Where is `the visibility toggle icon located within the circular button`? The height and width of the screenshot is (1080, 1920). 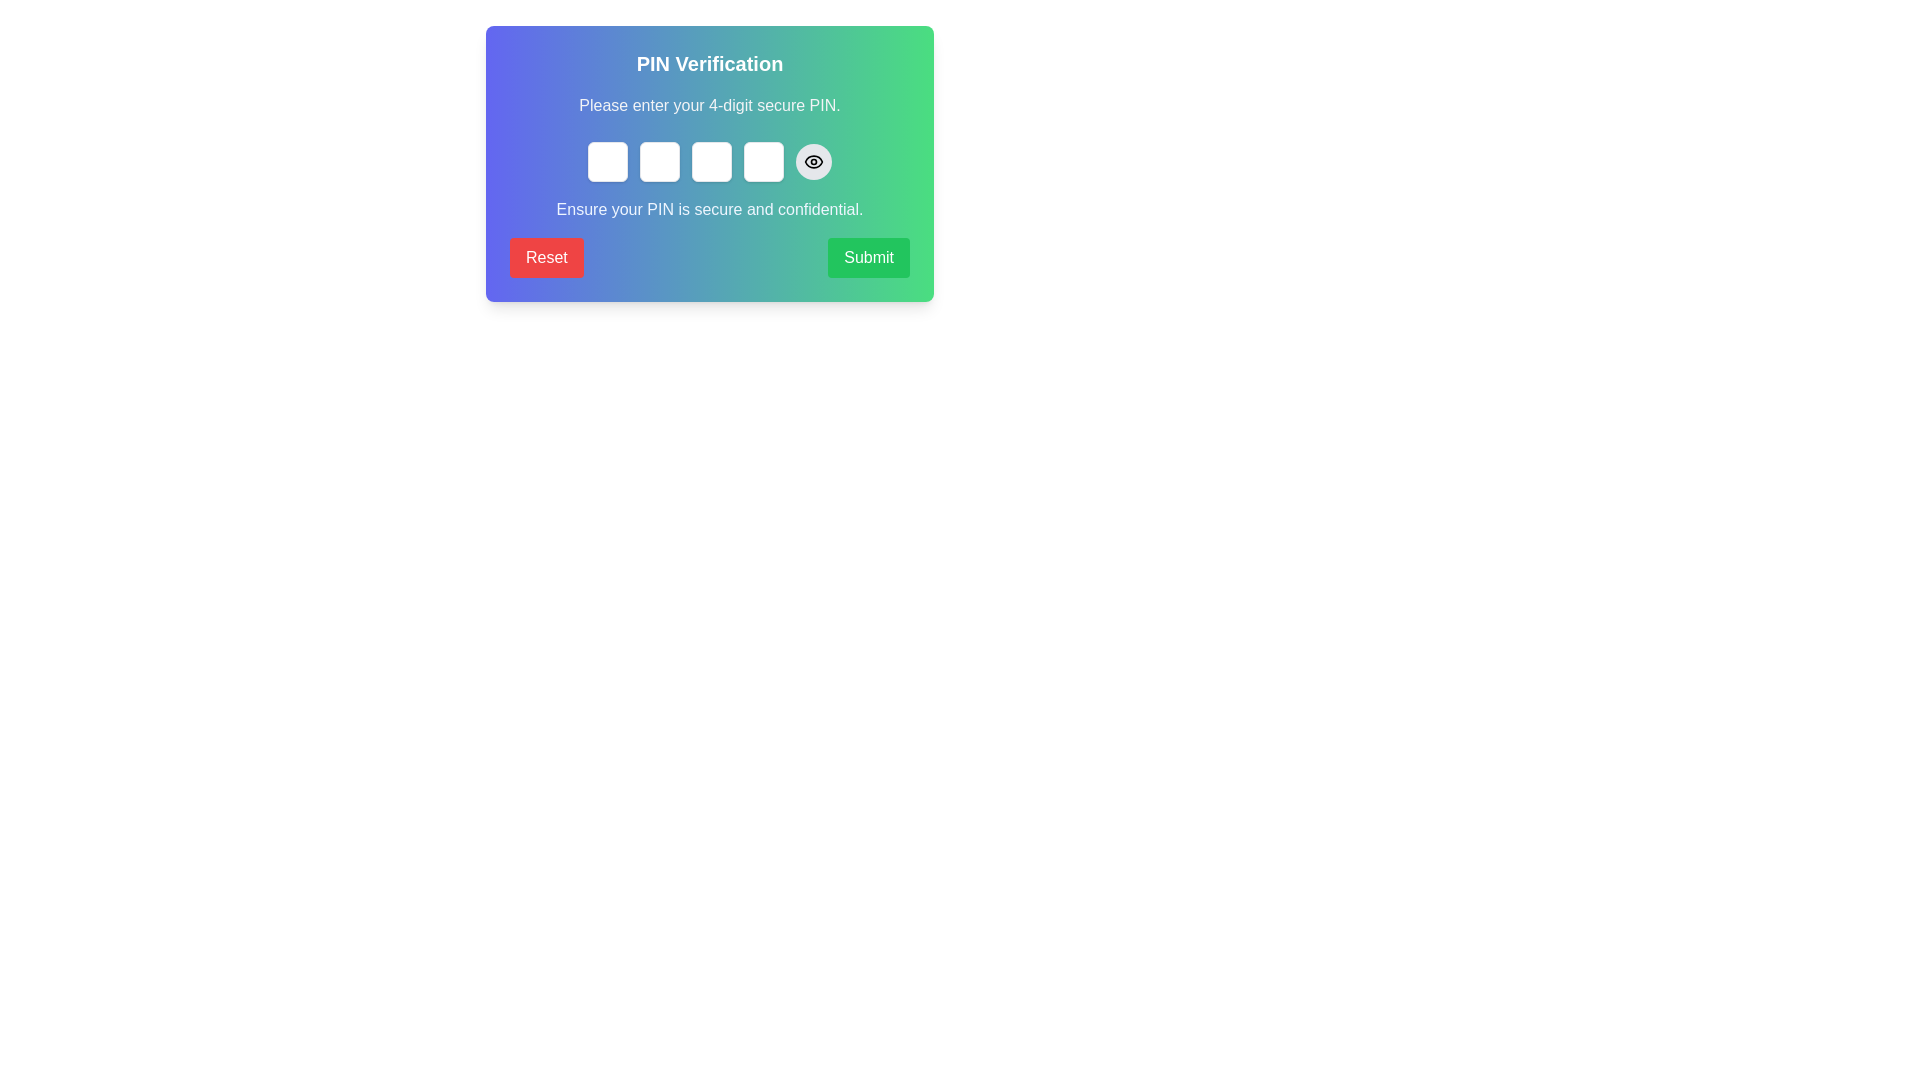 the visibility toggle icon located within the circular button is located at coordinates (814, 161).